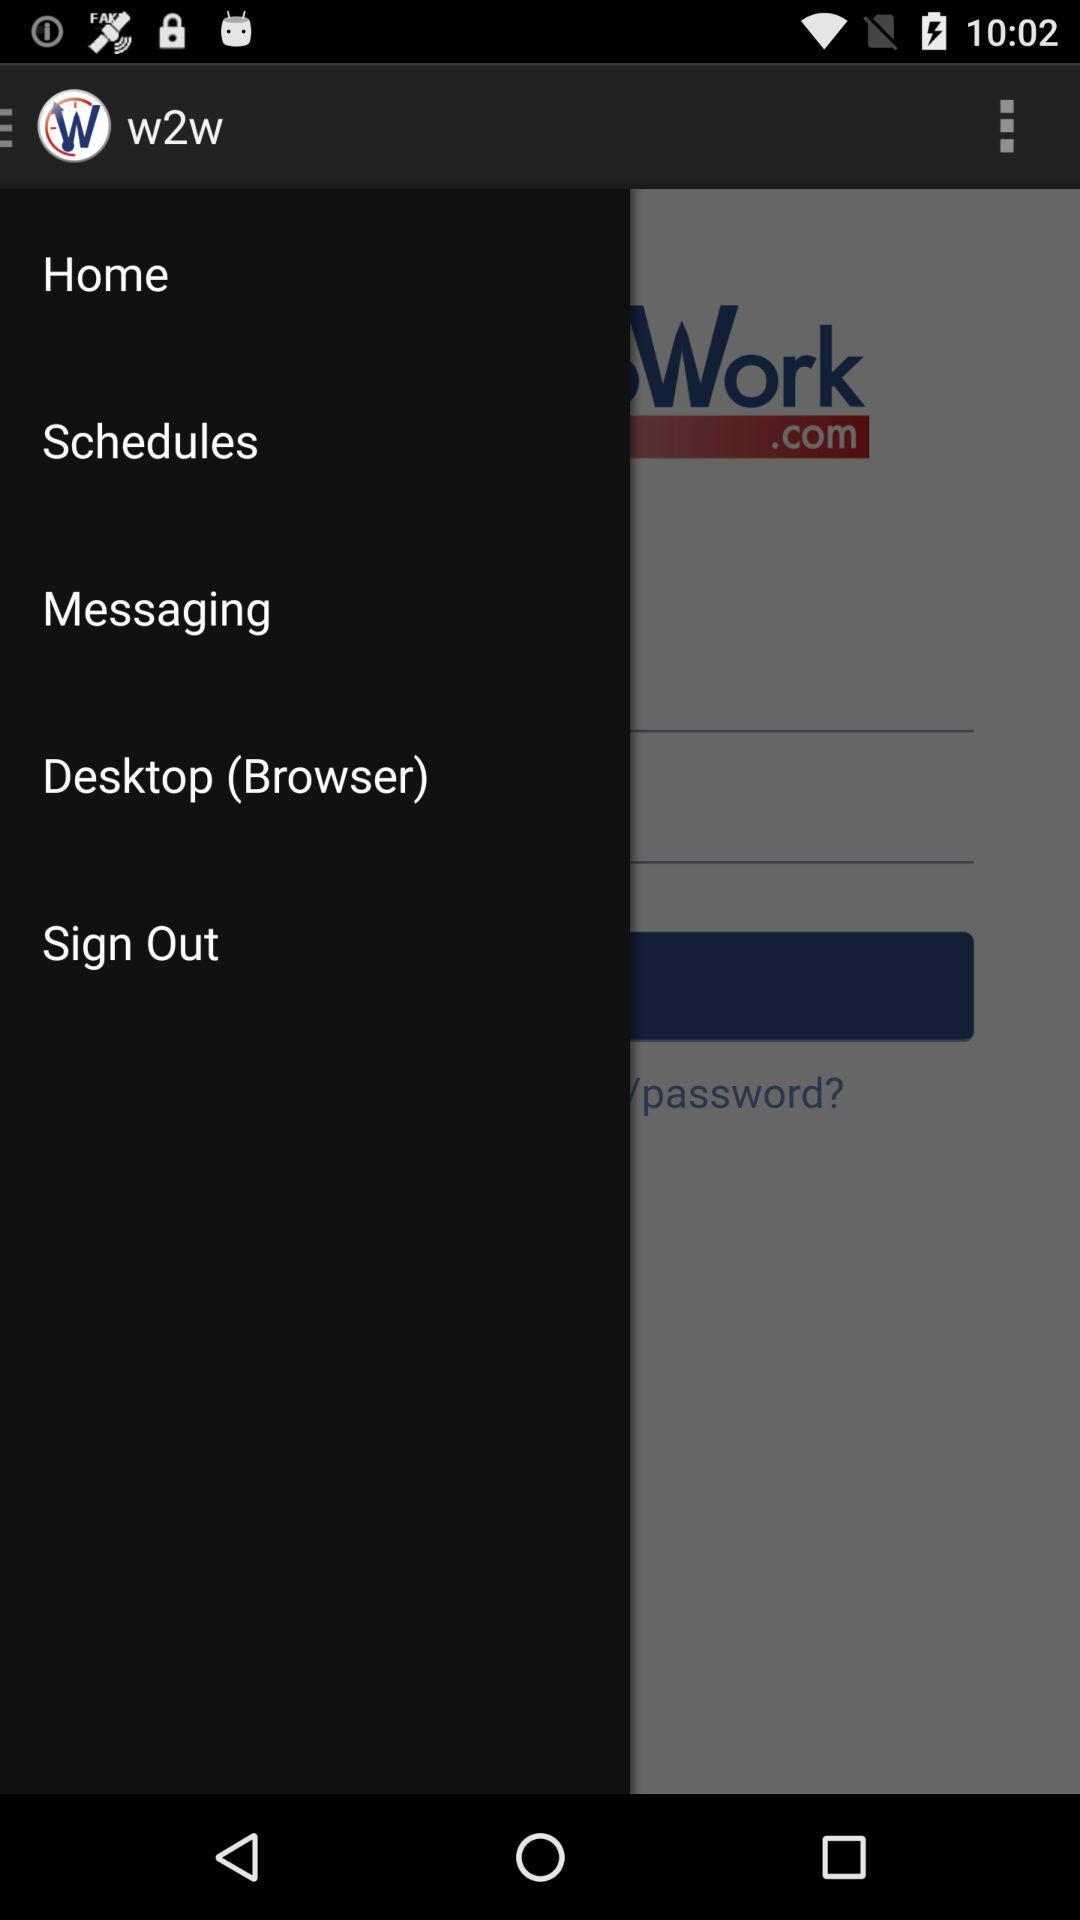 This screenshot has height=1920, width=1080. What do you see at coordinates (315, 439) in the screenshot?
I see `the icon above the messaging icon` at bounding box center [315, 439].